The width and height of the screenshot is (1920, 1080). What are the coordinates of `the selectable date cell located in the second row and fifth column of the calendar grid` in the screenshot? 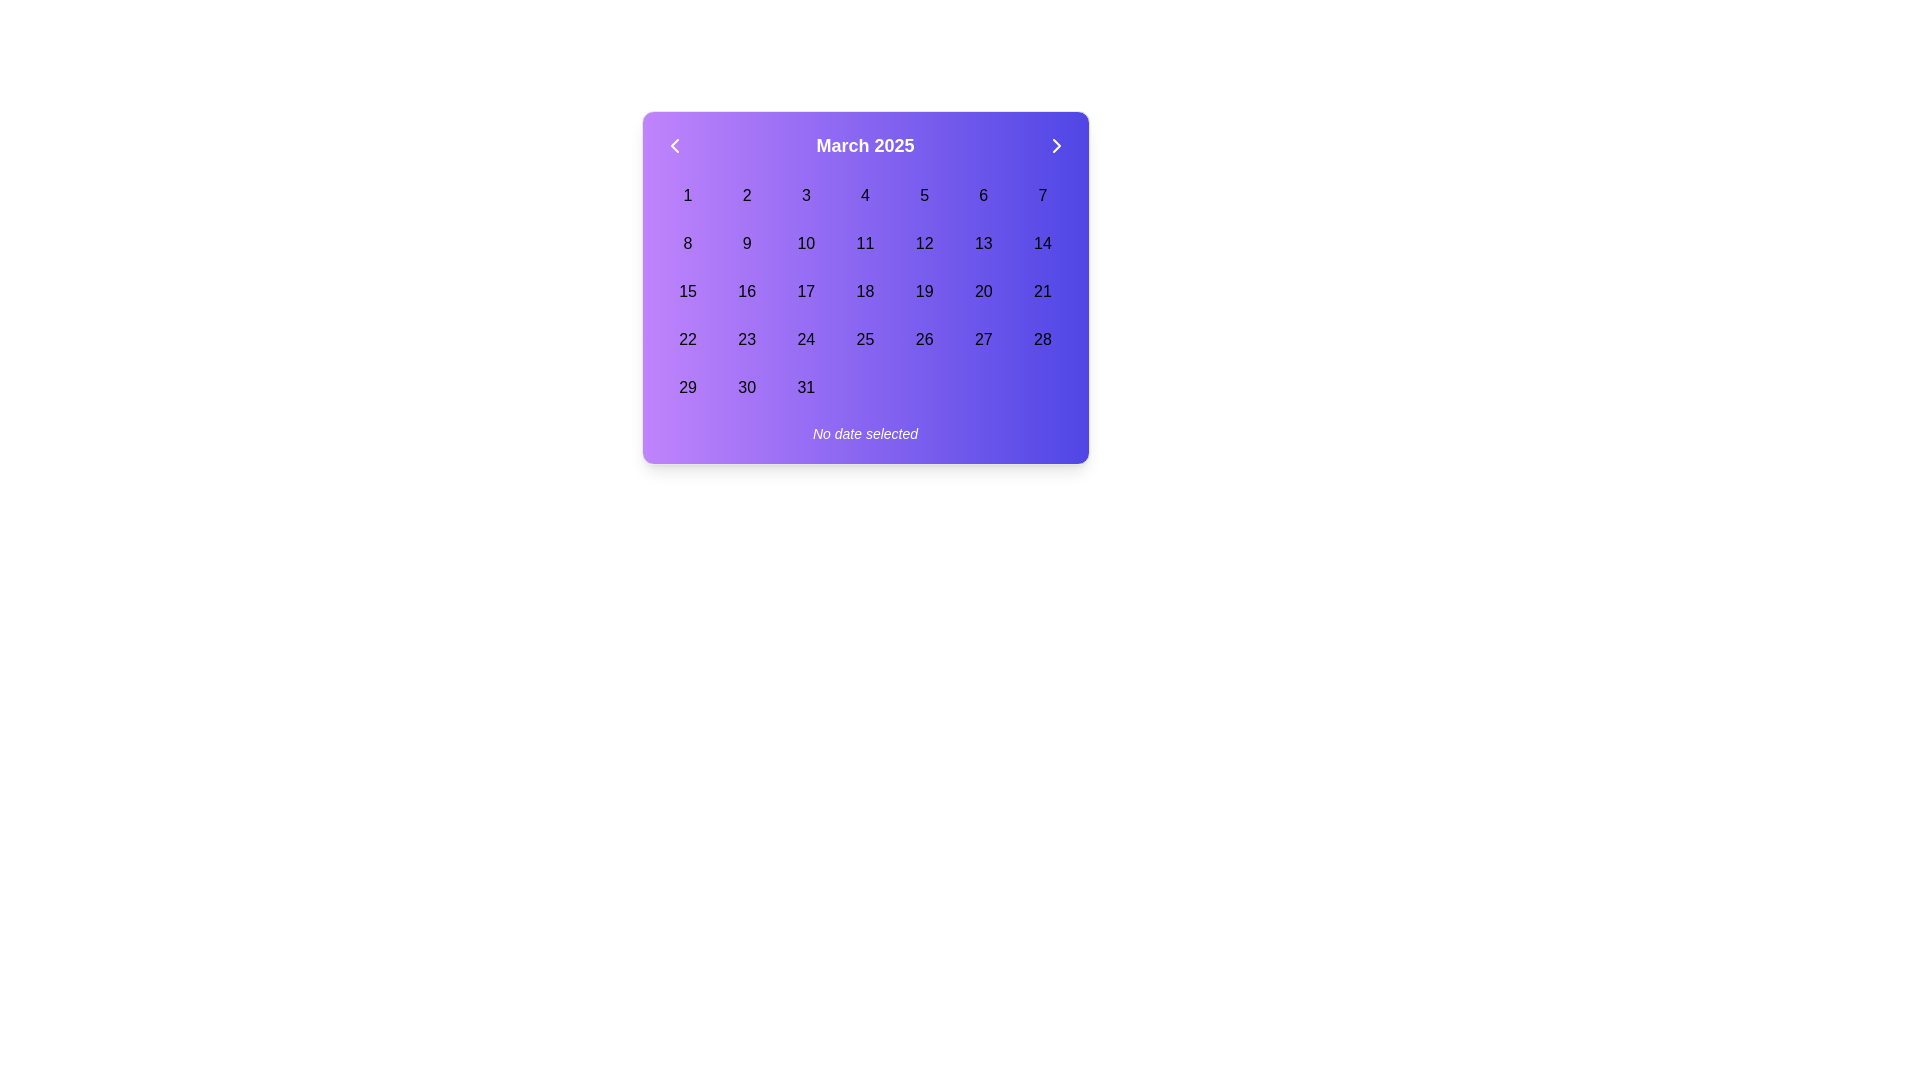 It's located at (923, 242).